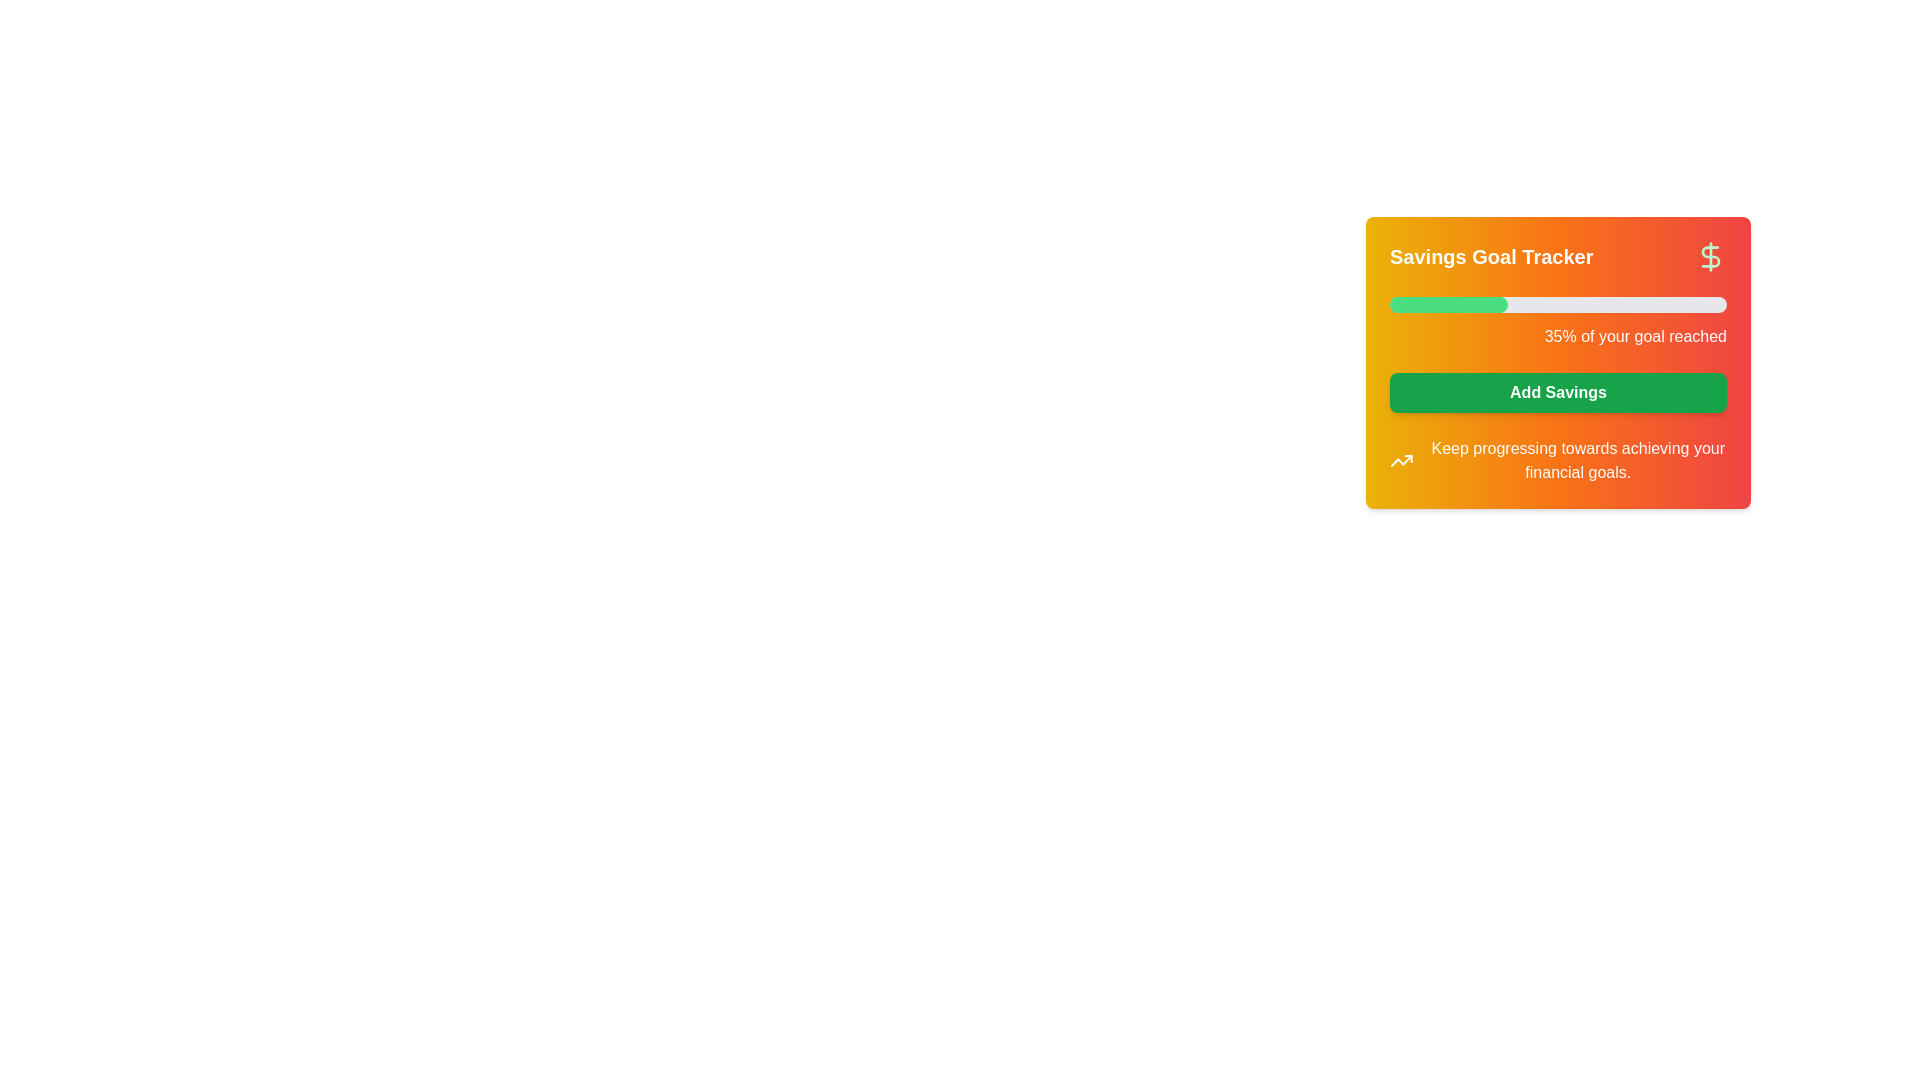 Image resolution: width=1920 pixels, height=1080 pixels. I want to click on the text label displaying 'Savings Goal Tracker', which is bold and large, with white text on an orange-red gradient background, so click(1491, 256).